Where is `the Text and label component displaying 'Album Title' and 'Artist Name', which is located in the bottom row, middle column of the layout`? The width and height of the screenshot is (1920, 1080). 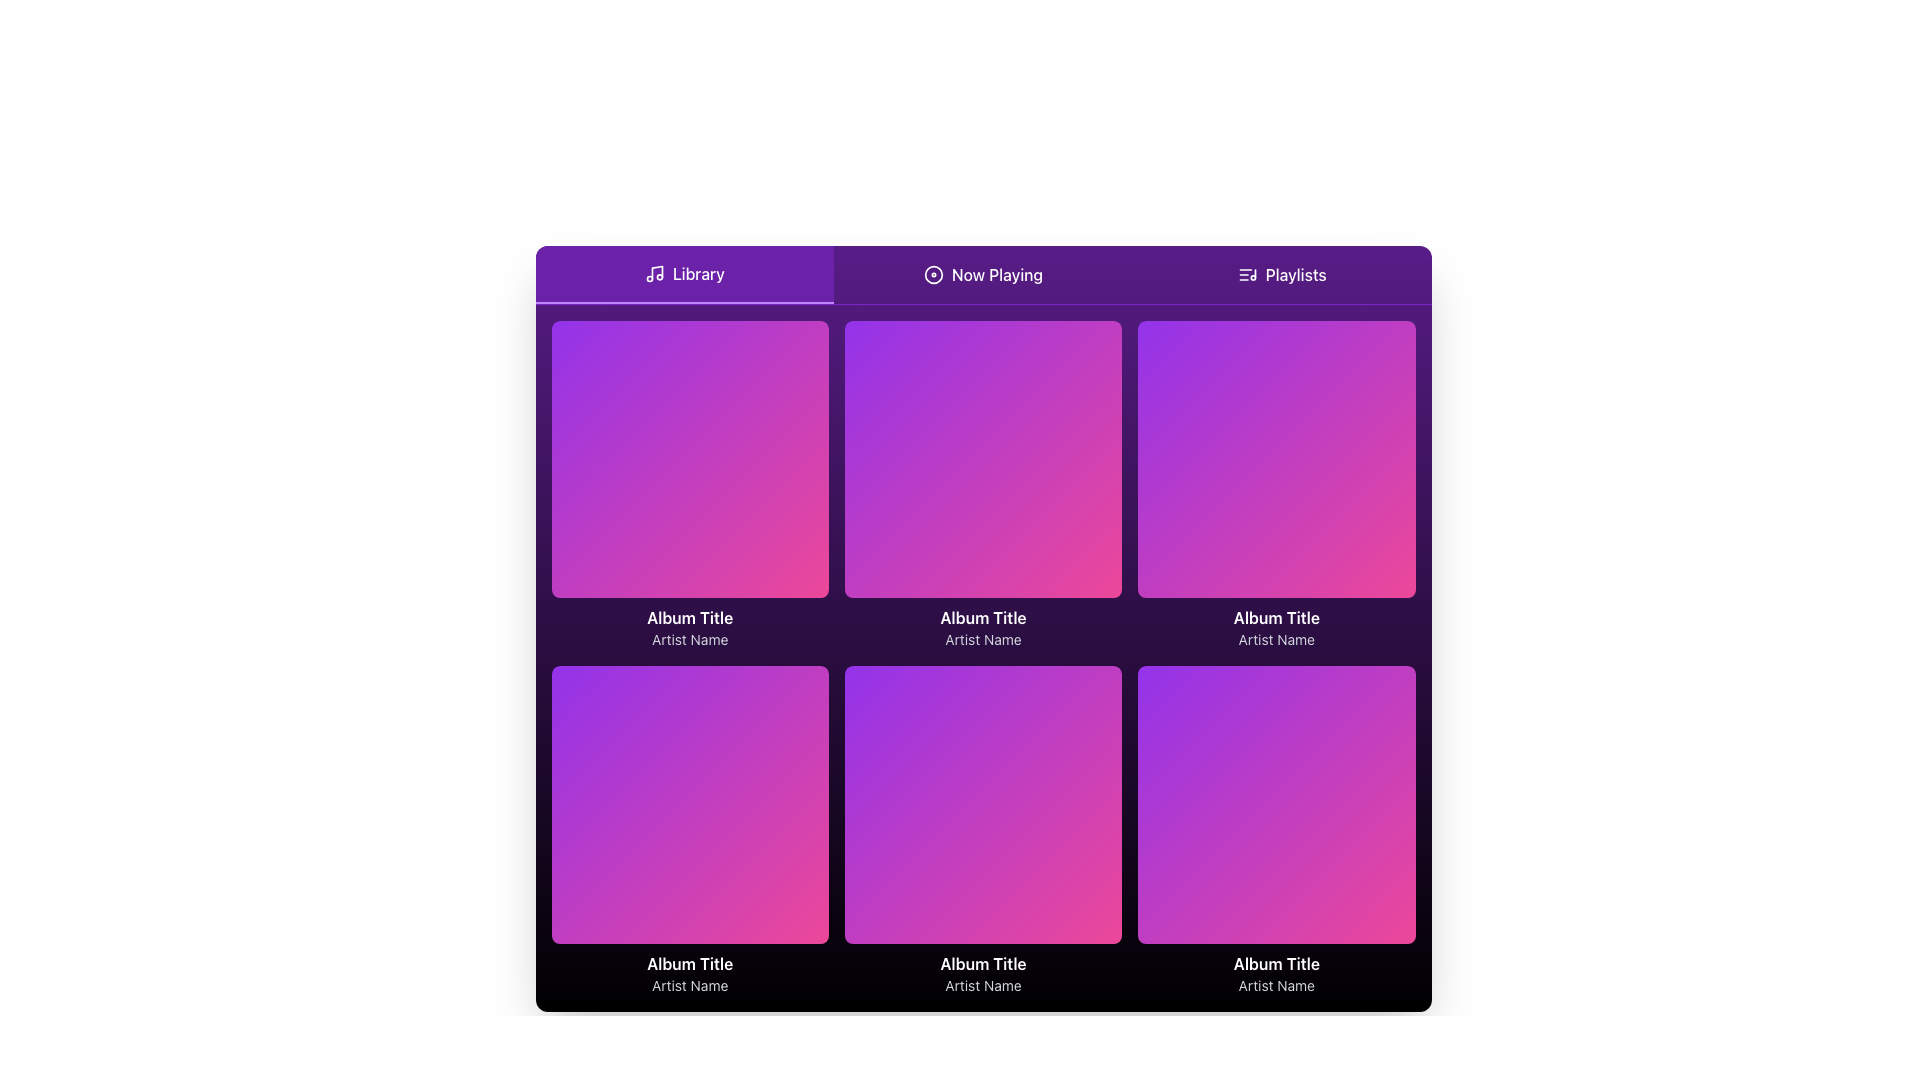
the Text and label component displaying 'Album Title' and 'Artist Name', which is located in the bottom row, middle column of the layout is located at coordinates (983, 972).